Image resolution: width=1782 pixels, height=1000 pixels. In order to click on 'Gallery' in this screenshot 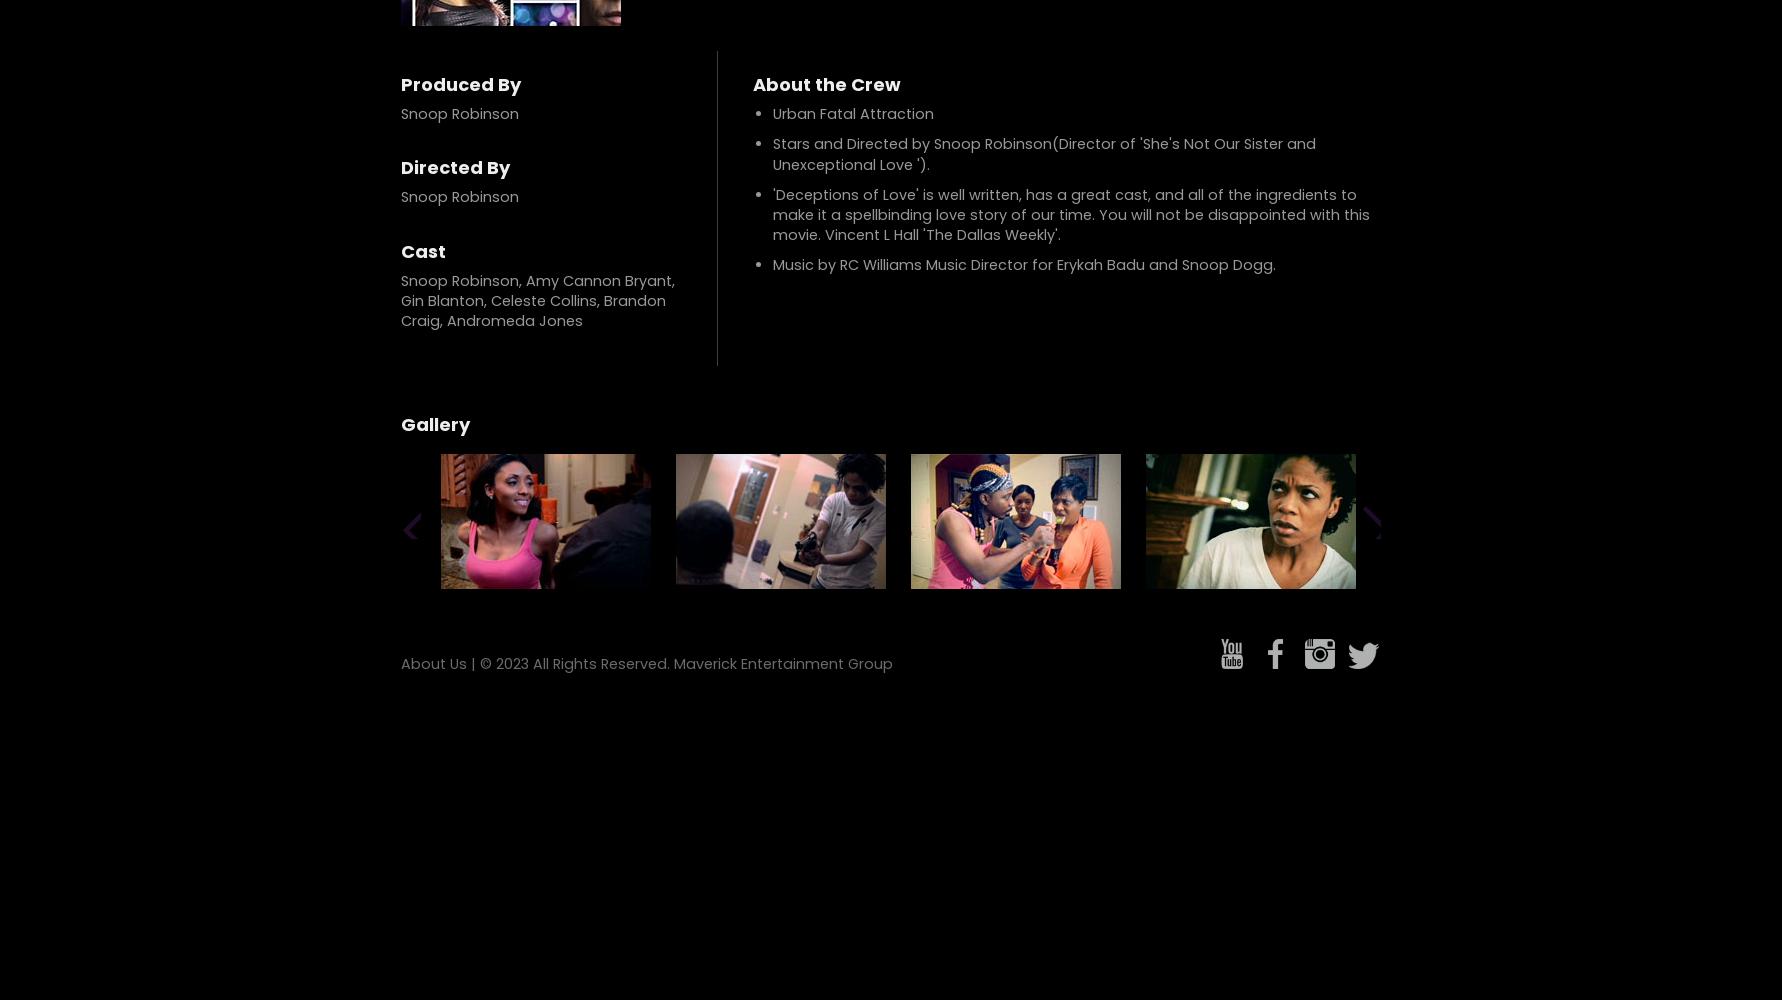, I will do `click(435, 424)`.